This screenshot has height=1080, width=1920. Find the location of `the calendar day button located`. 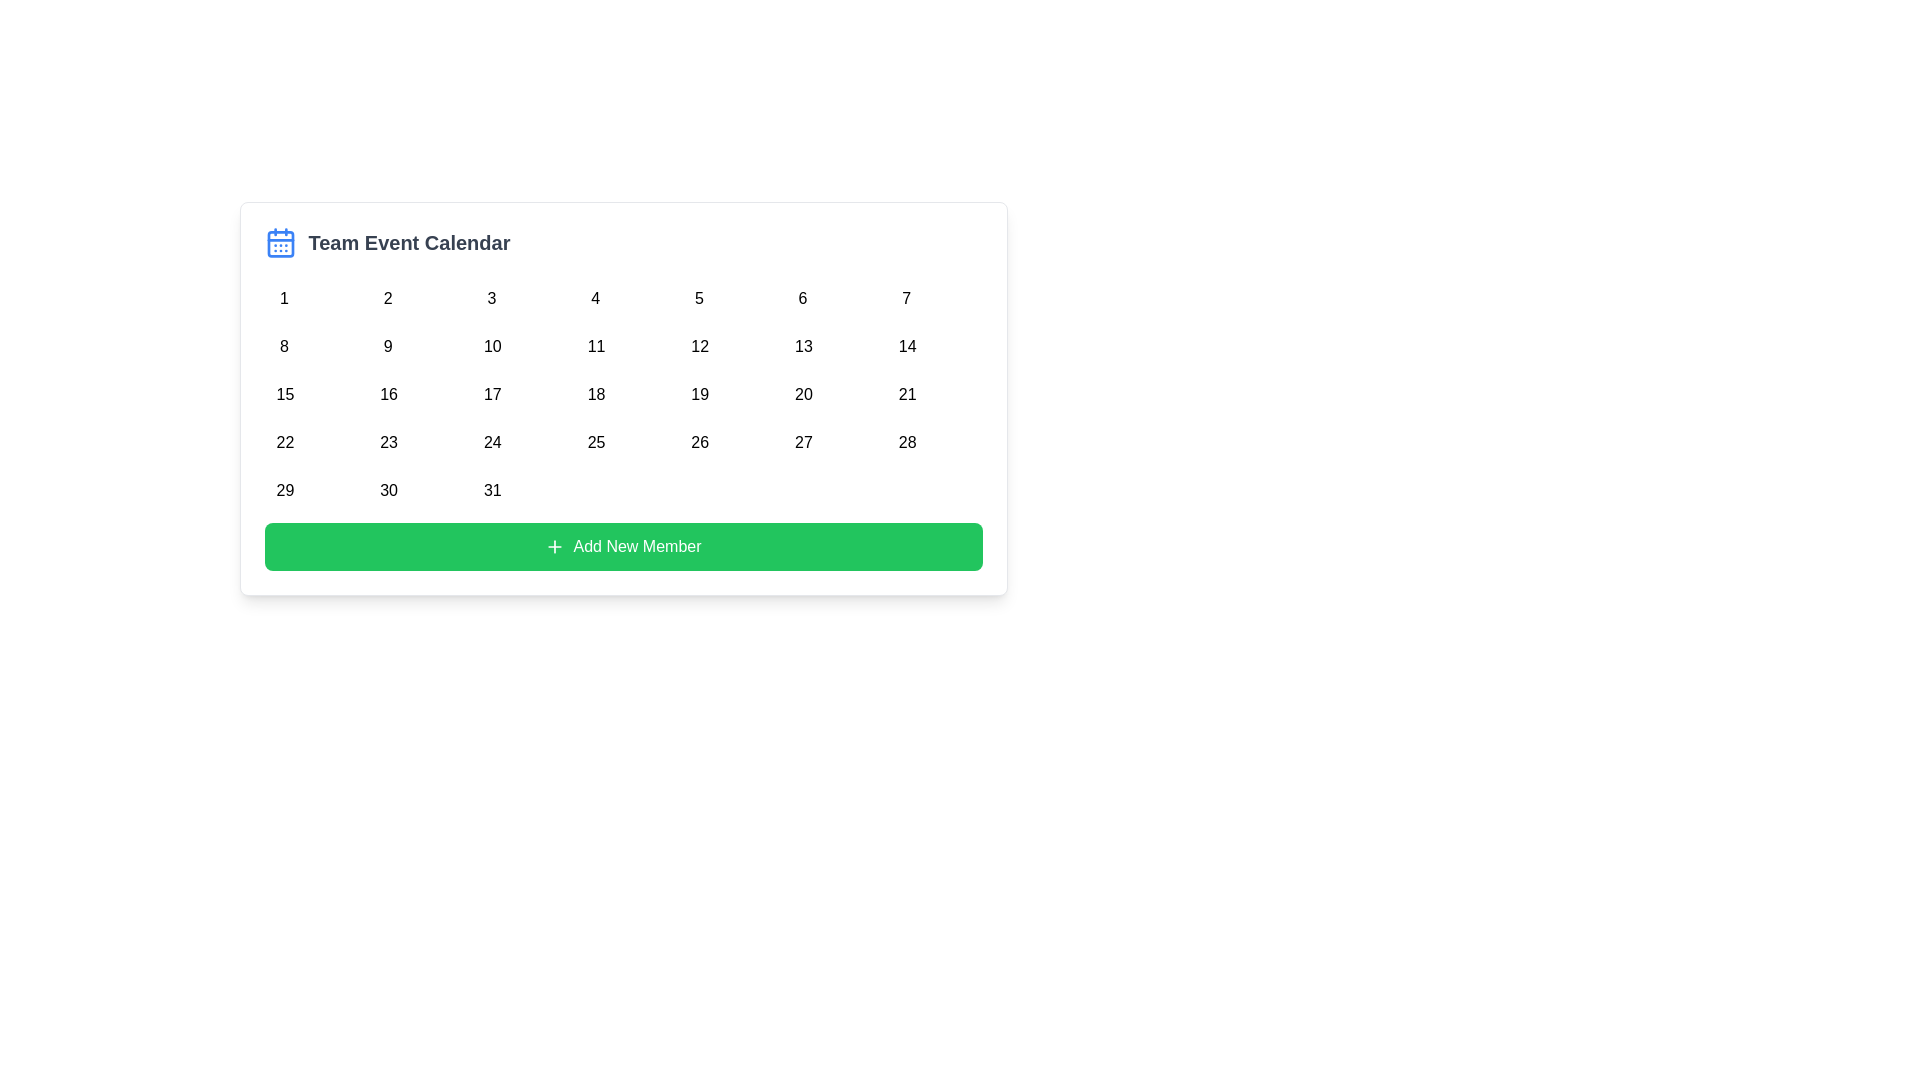

the calendar day button located is located at coordinates (491, 390).